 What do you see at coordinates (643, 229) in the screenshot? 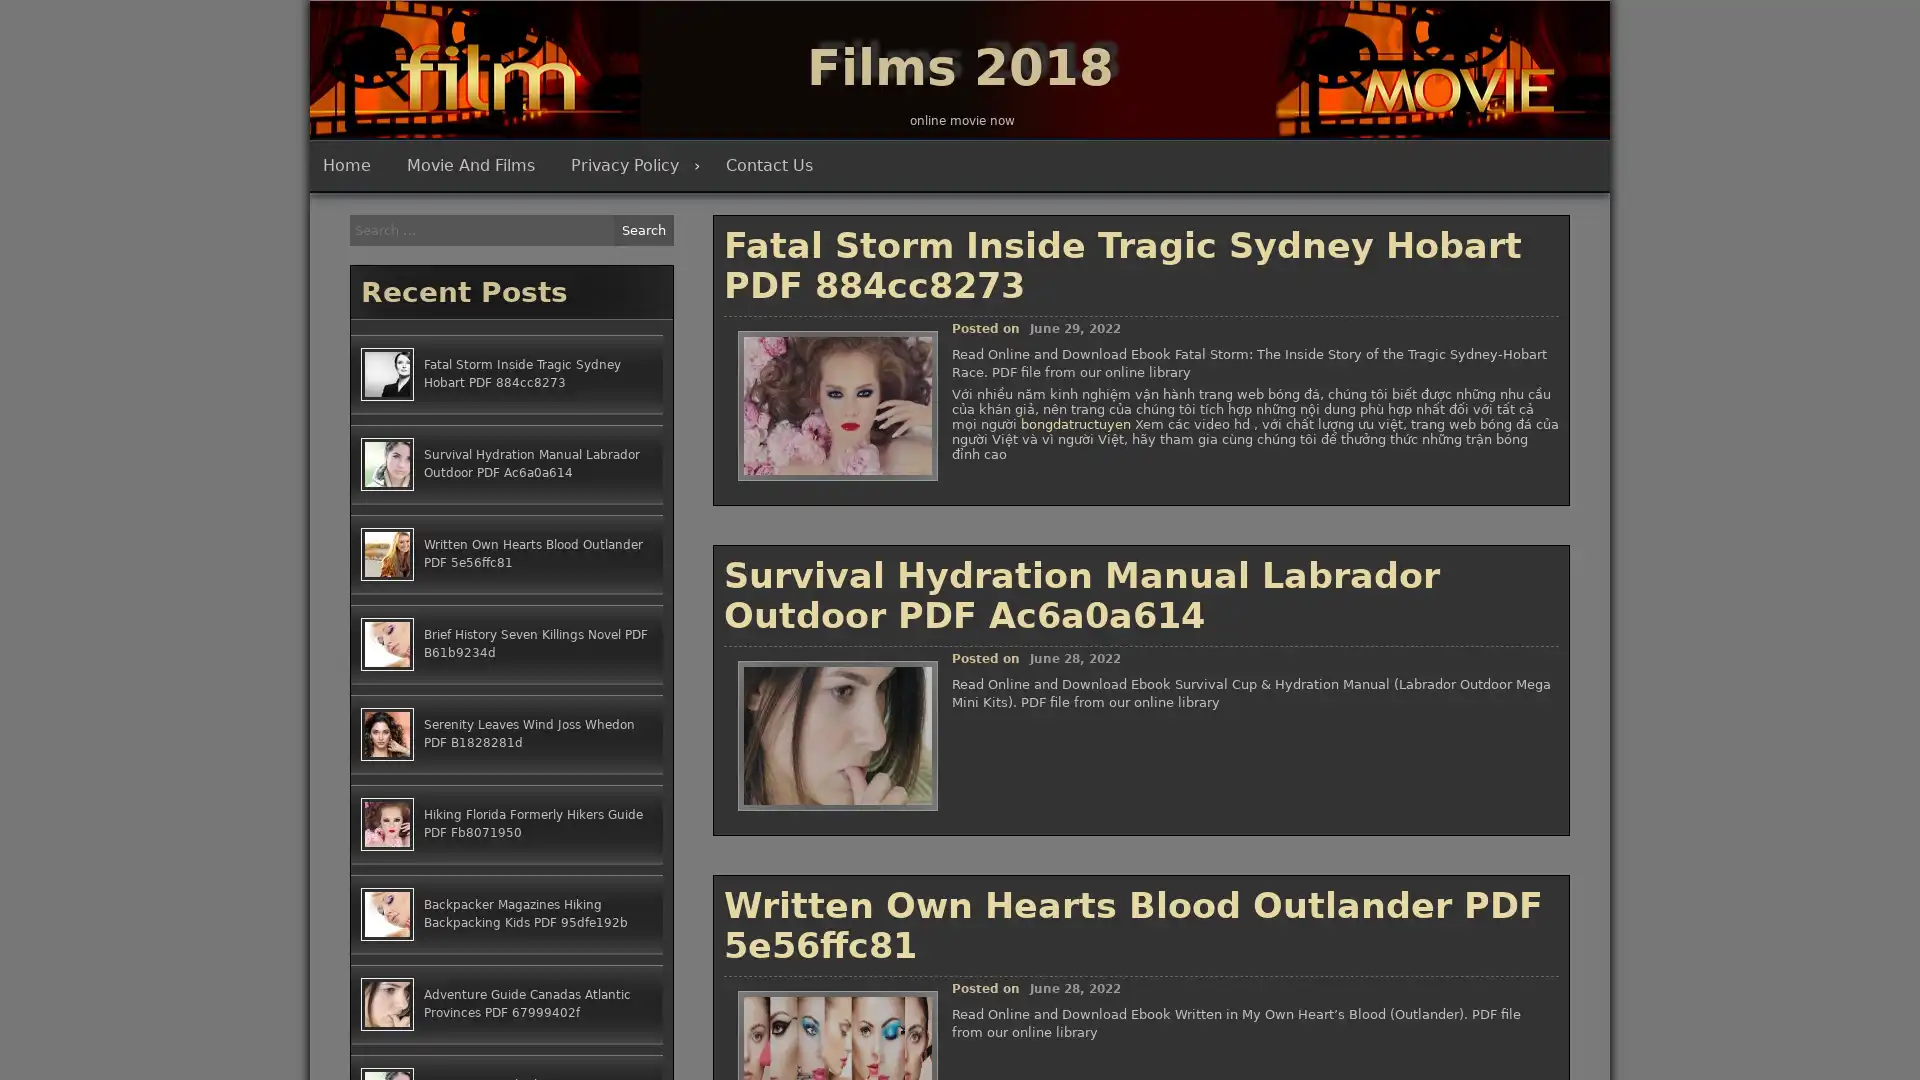
I see `Search` at bounding box center [643, 229].